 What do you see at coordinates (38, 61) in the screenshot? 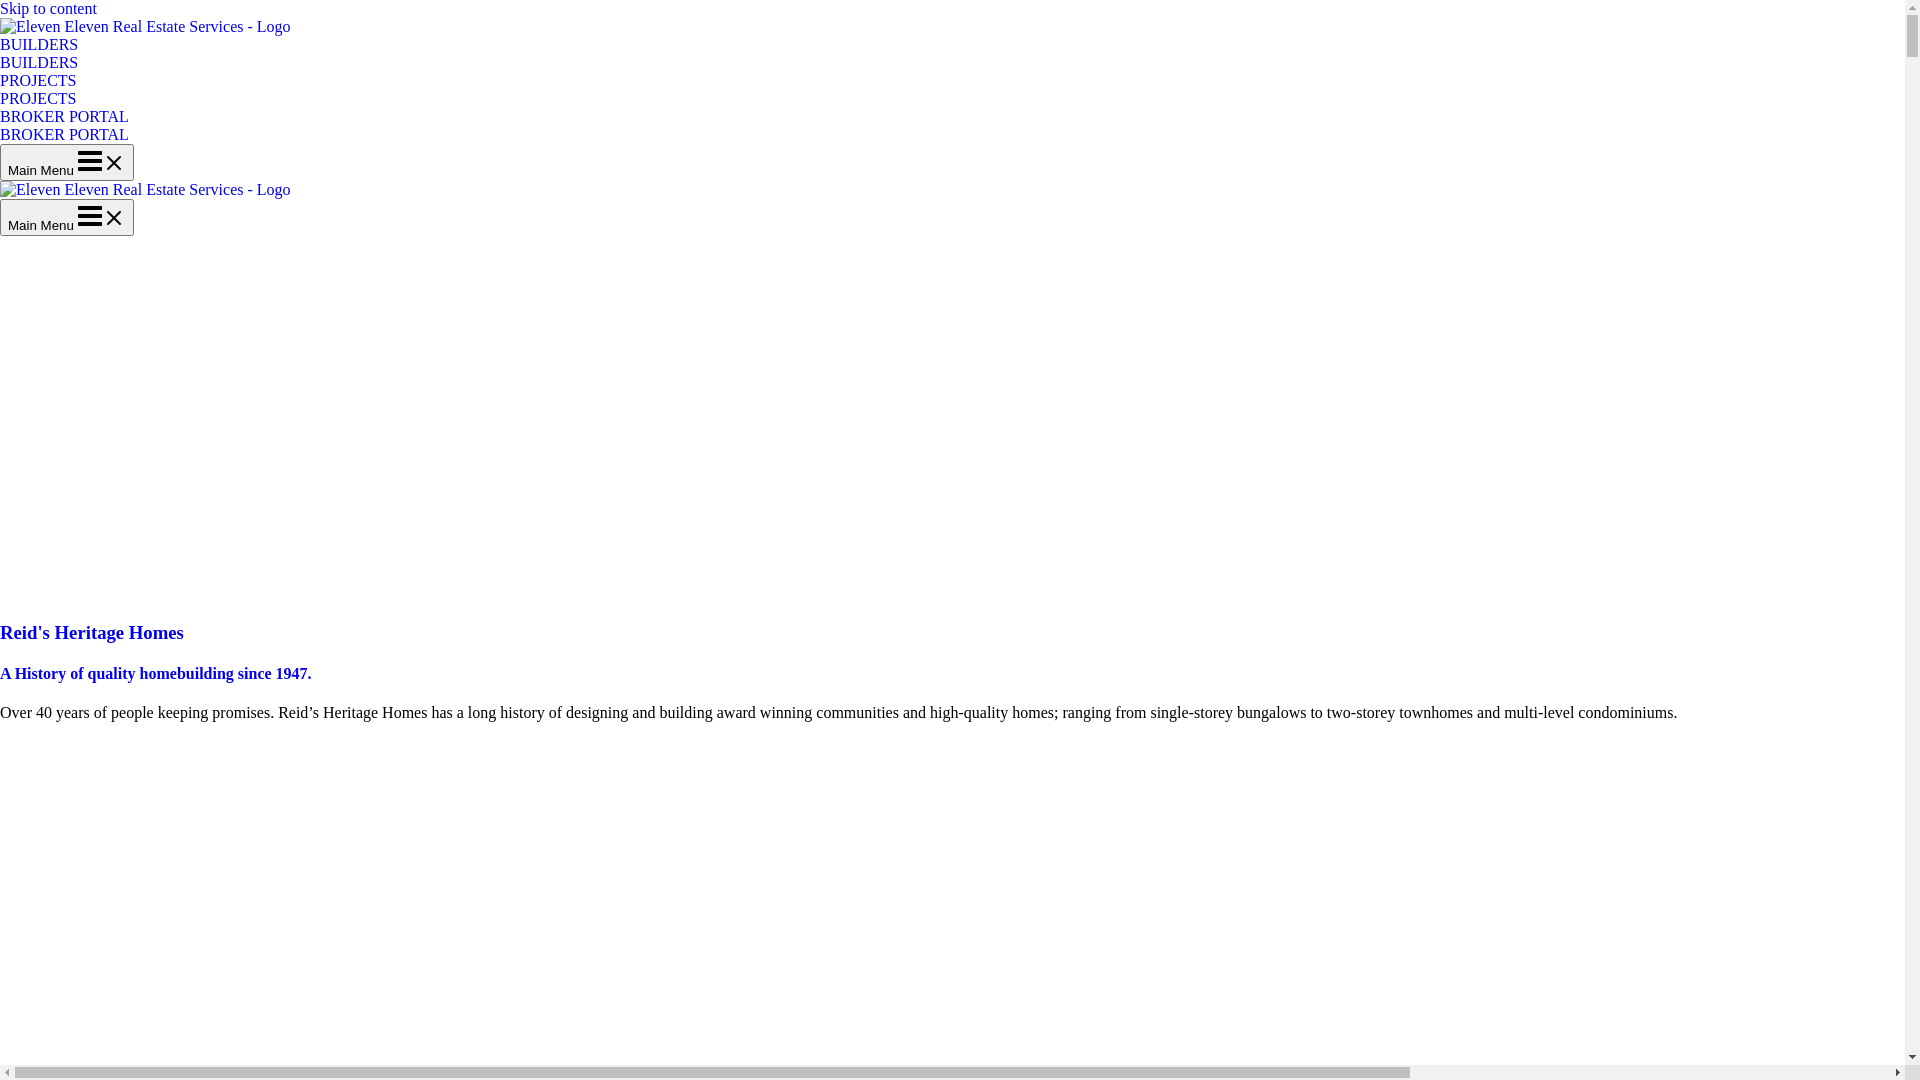
I see `'BUILDERS'` at bounding box center [38, 61].